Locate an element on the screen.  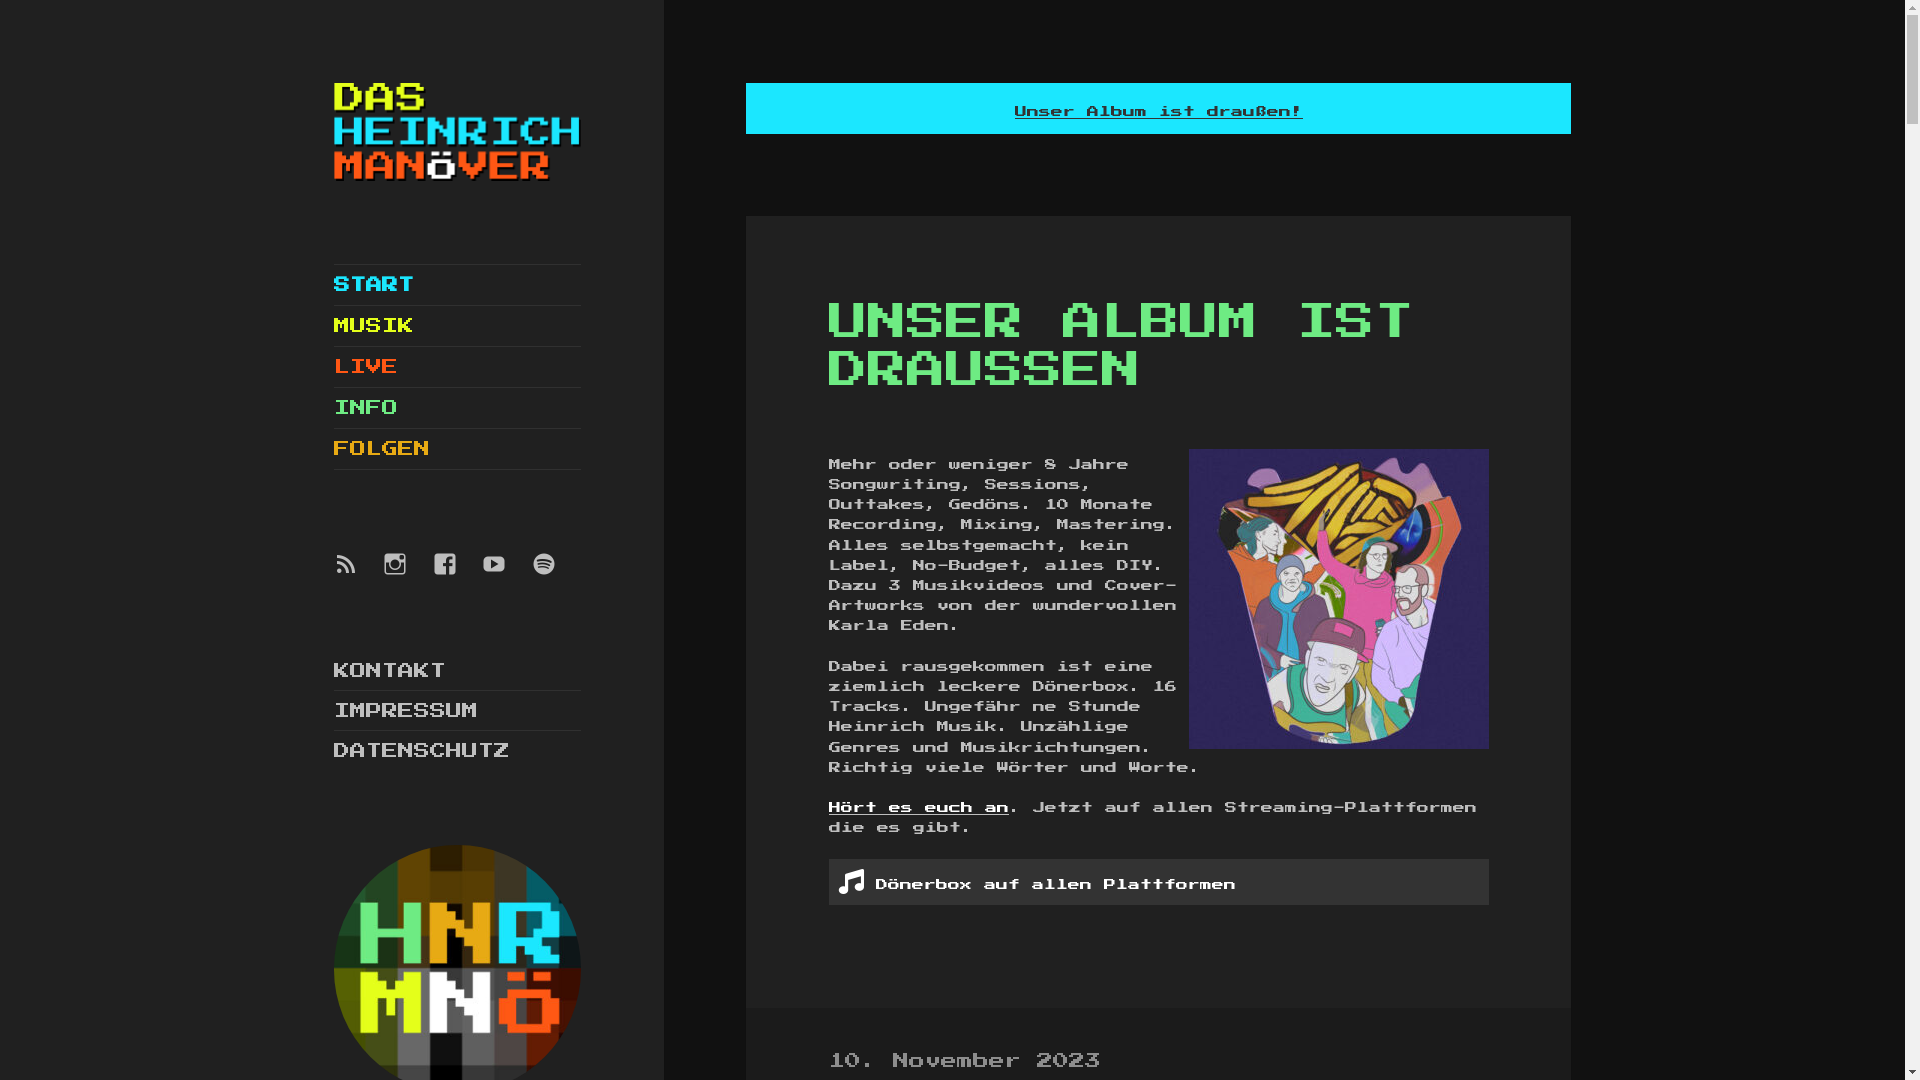
'IMPRESSUM' is located at coordinates (405, 709).